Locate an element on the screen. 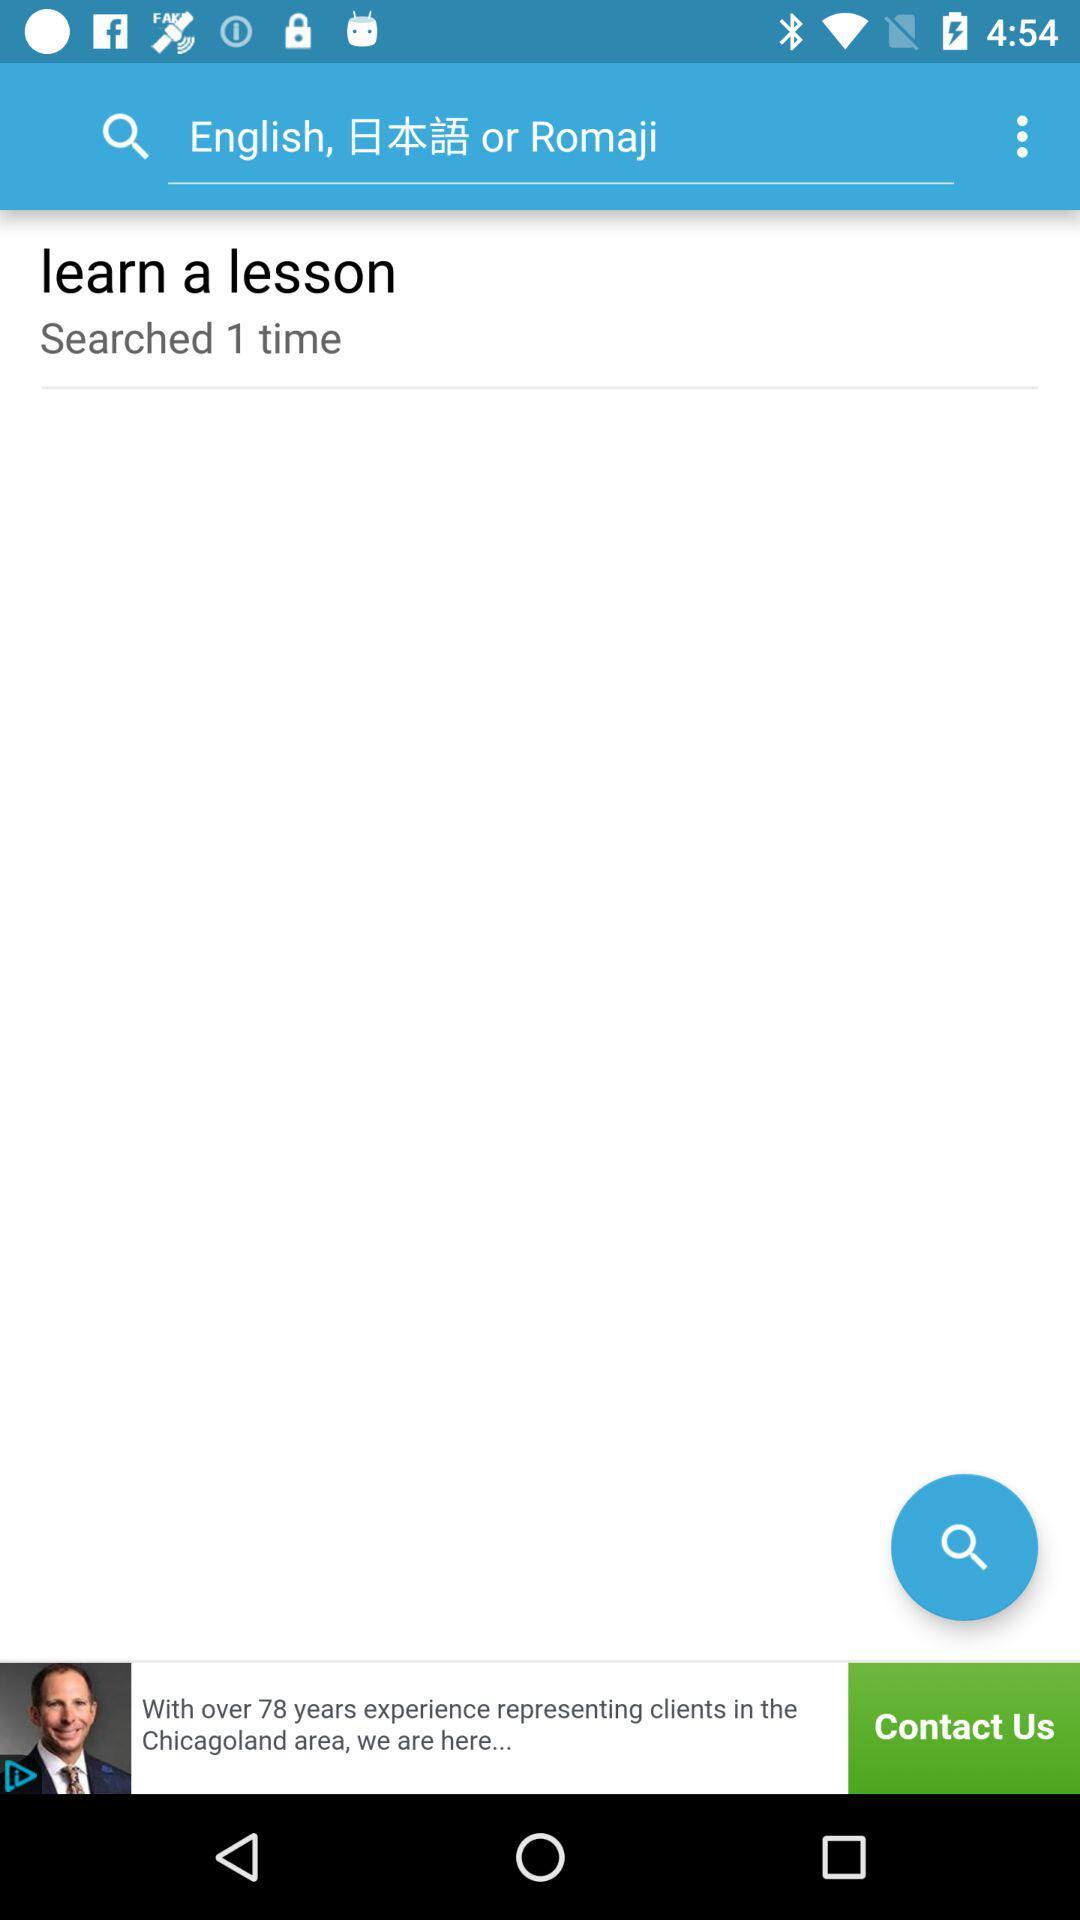 The height and width of the screenshot is (1920, 1080). the item above learn a lesson item is located at coordinates (560, 133).